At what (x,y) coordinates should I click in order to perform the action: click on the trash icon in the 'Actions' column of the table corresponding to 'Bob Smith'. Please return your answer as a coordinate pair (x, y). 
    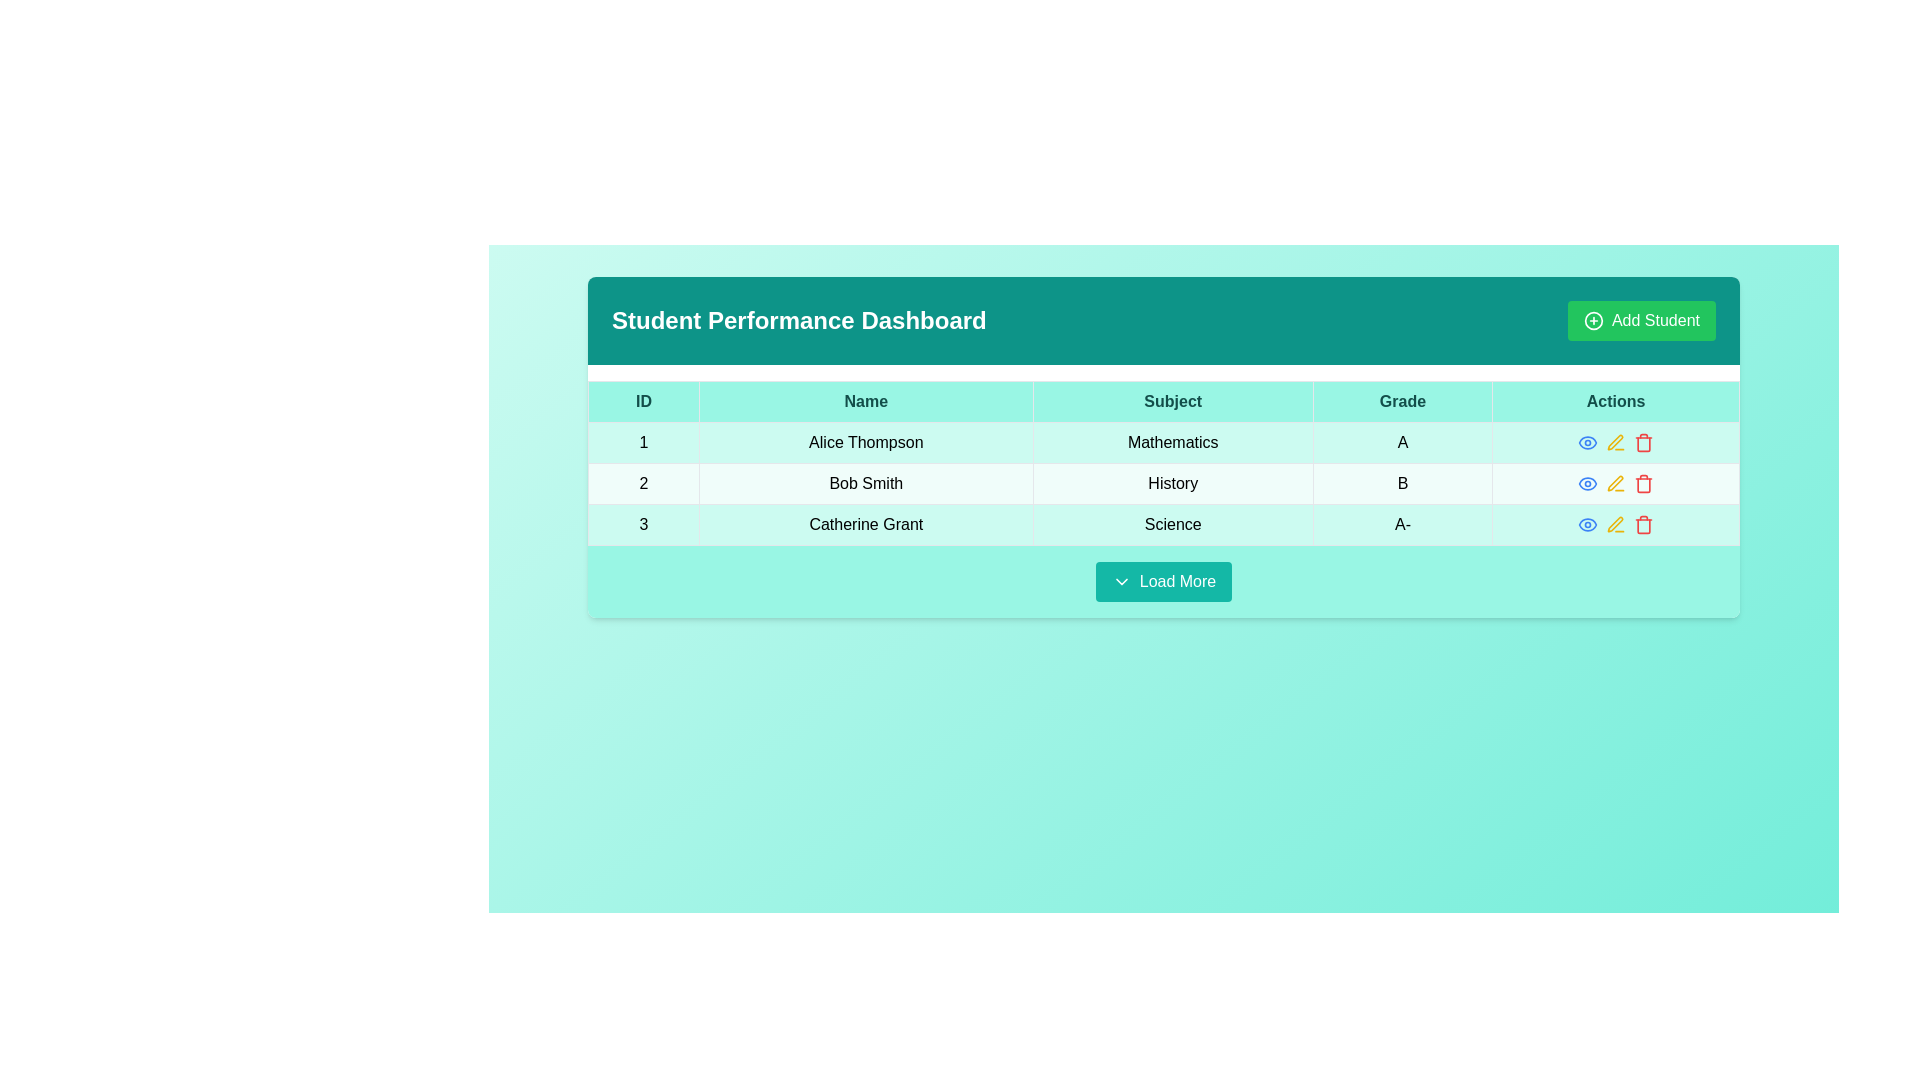
    Looking at the image, I should click on (1644, 483).